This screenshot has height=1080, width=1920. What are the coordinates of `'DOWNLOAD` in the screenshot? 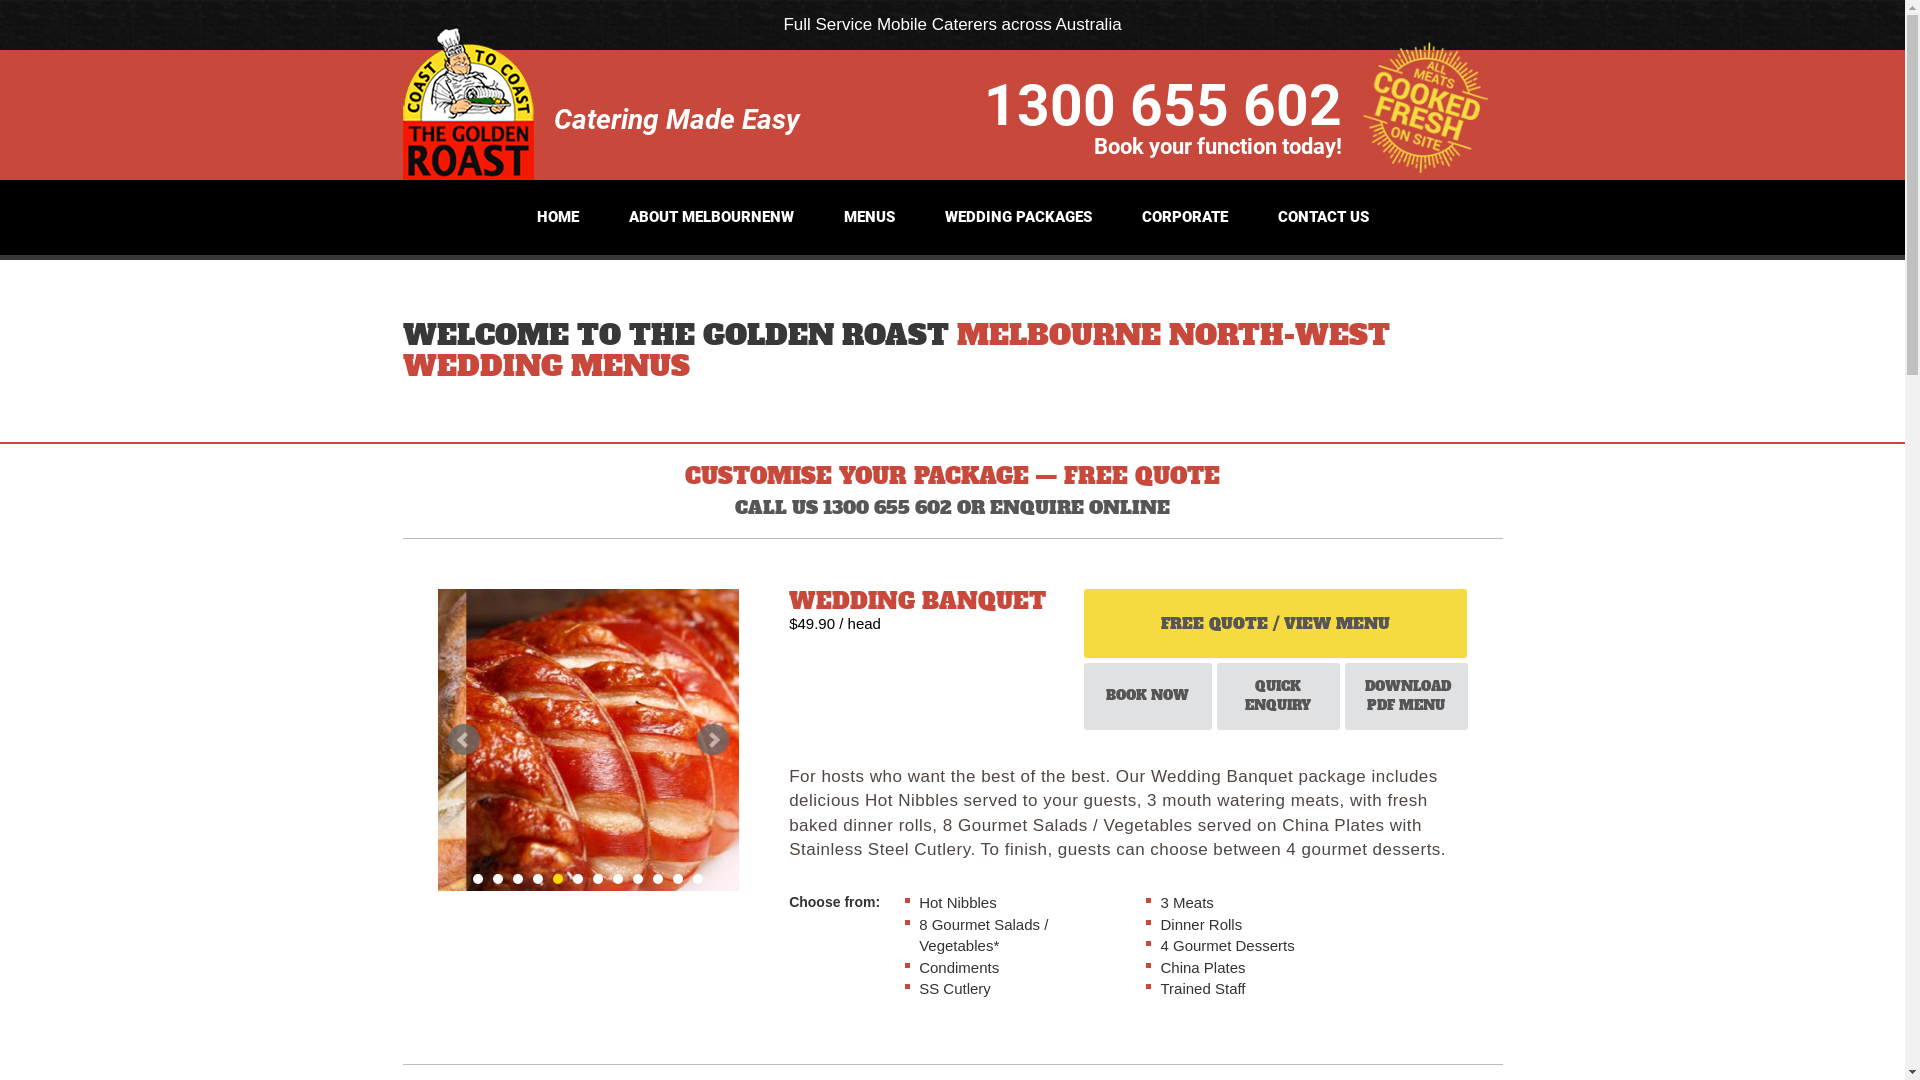 It's located at (1344, 695).